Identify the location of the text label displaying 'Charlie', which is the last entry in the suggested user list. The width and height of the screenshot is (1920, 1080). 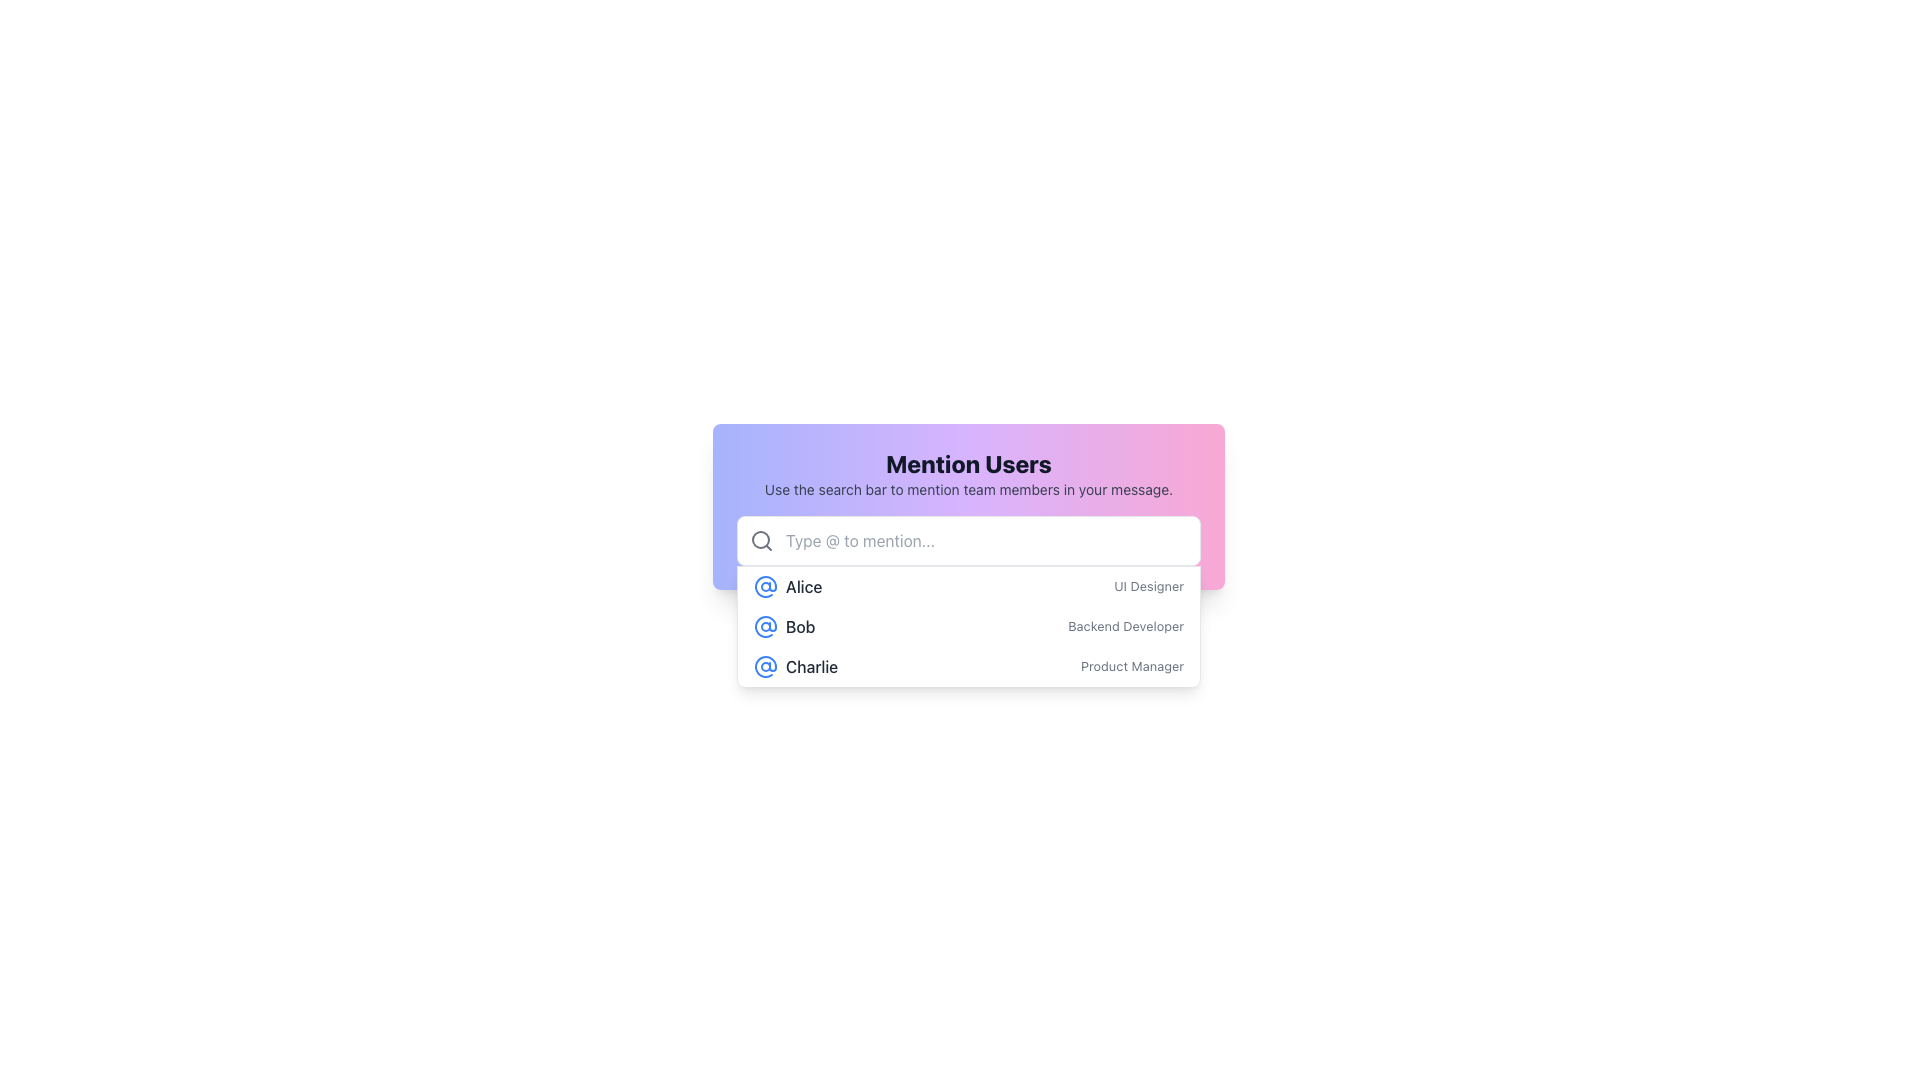
(811, 667).